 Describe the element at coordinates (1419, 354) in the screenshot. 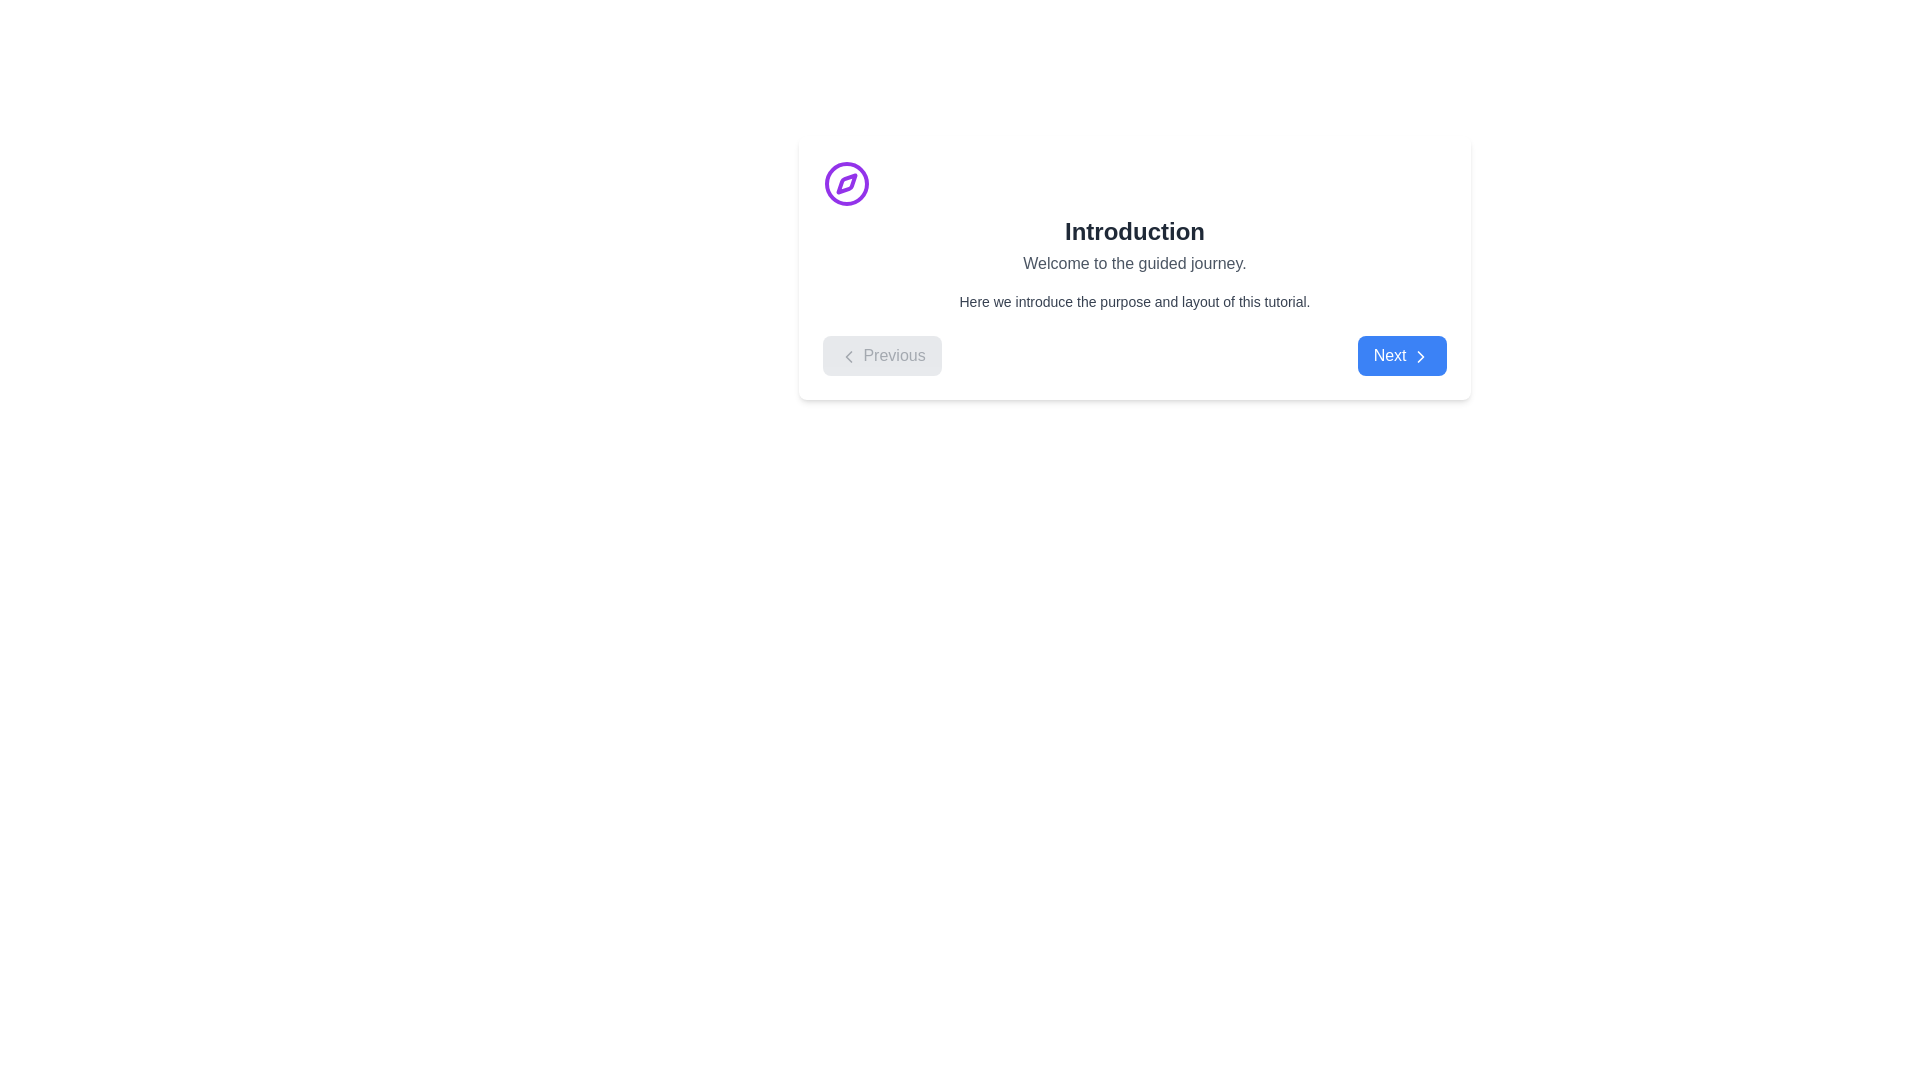

I see `the right-facing chevron icon within the 'Next' button, indicating an actionable element for advancing in the UI` at that location.